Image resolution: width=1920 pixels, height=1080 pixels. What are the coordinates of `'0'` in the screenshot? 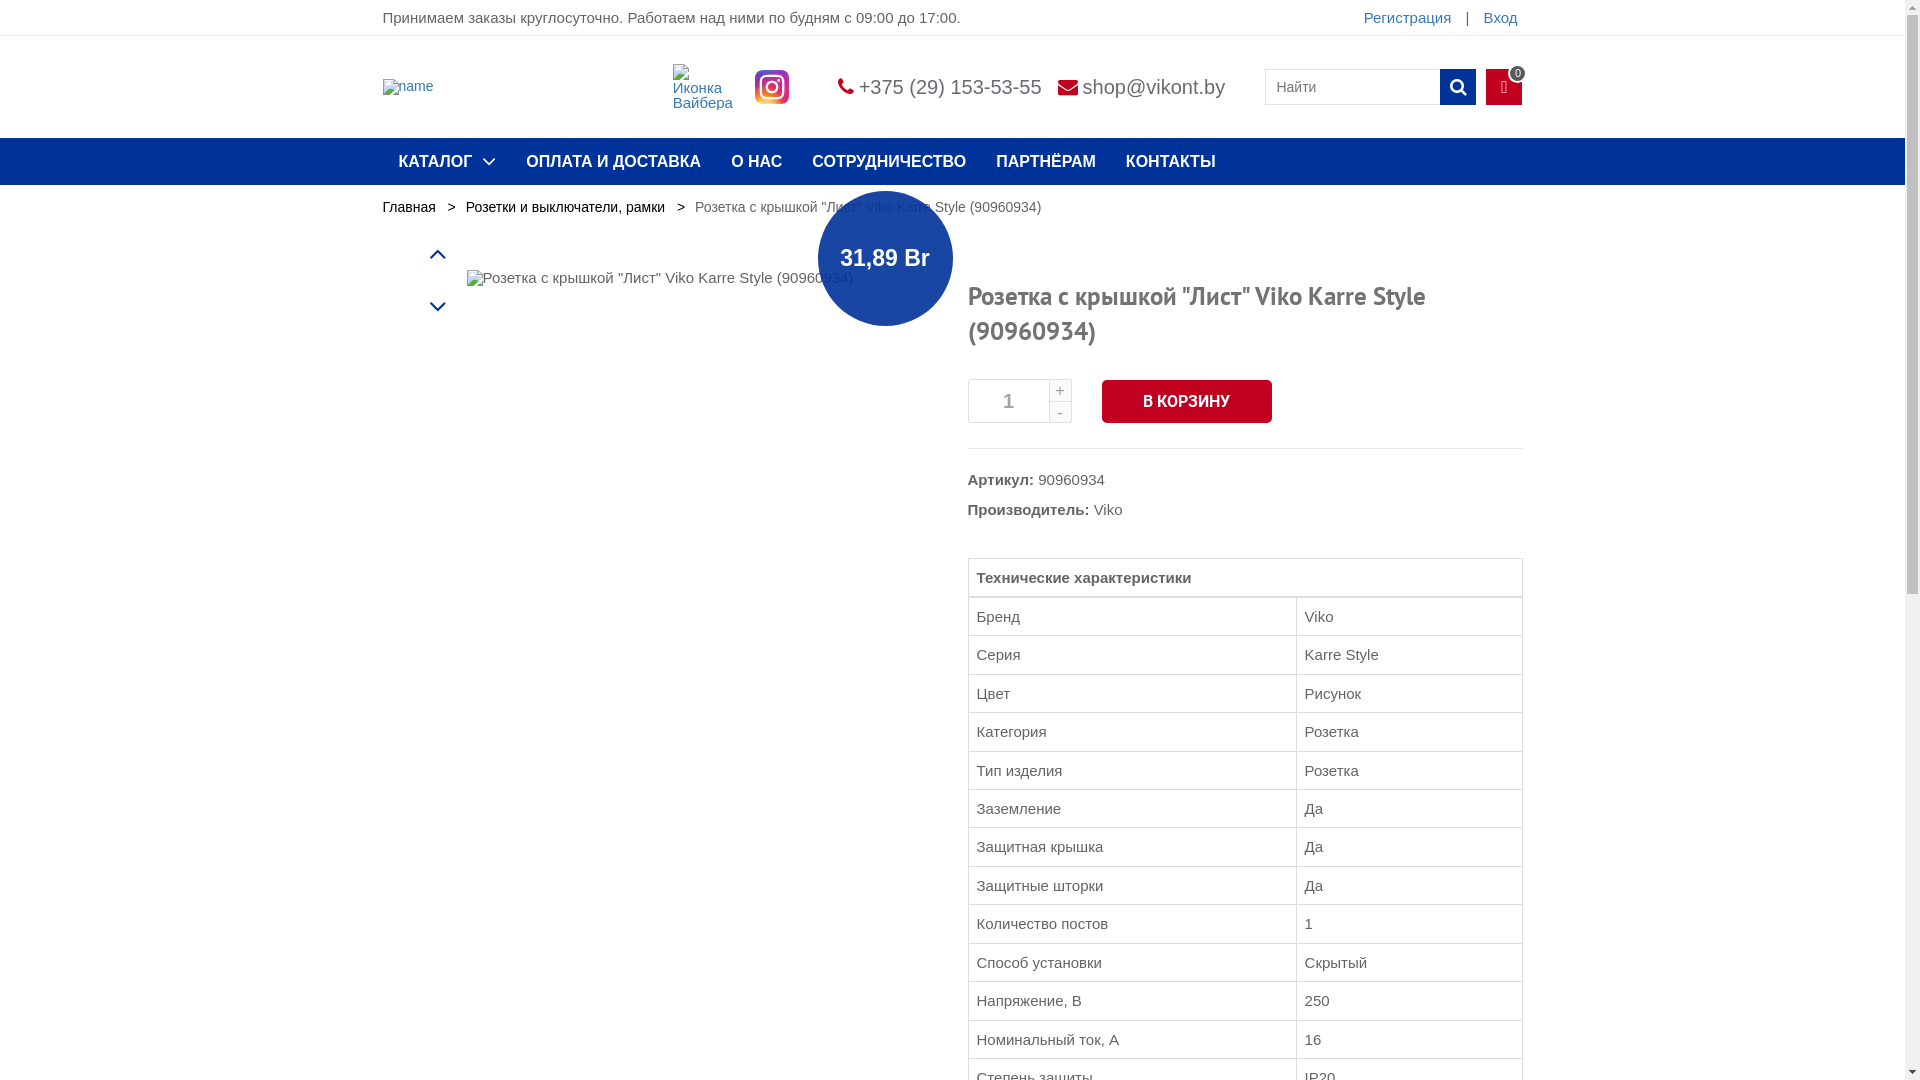 It's located at (1503, 86).